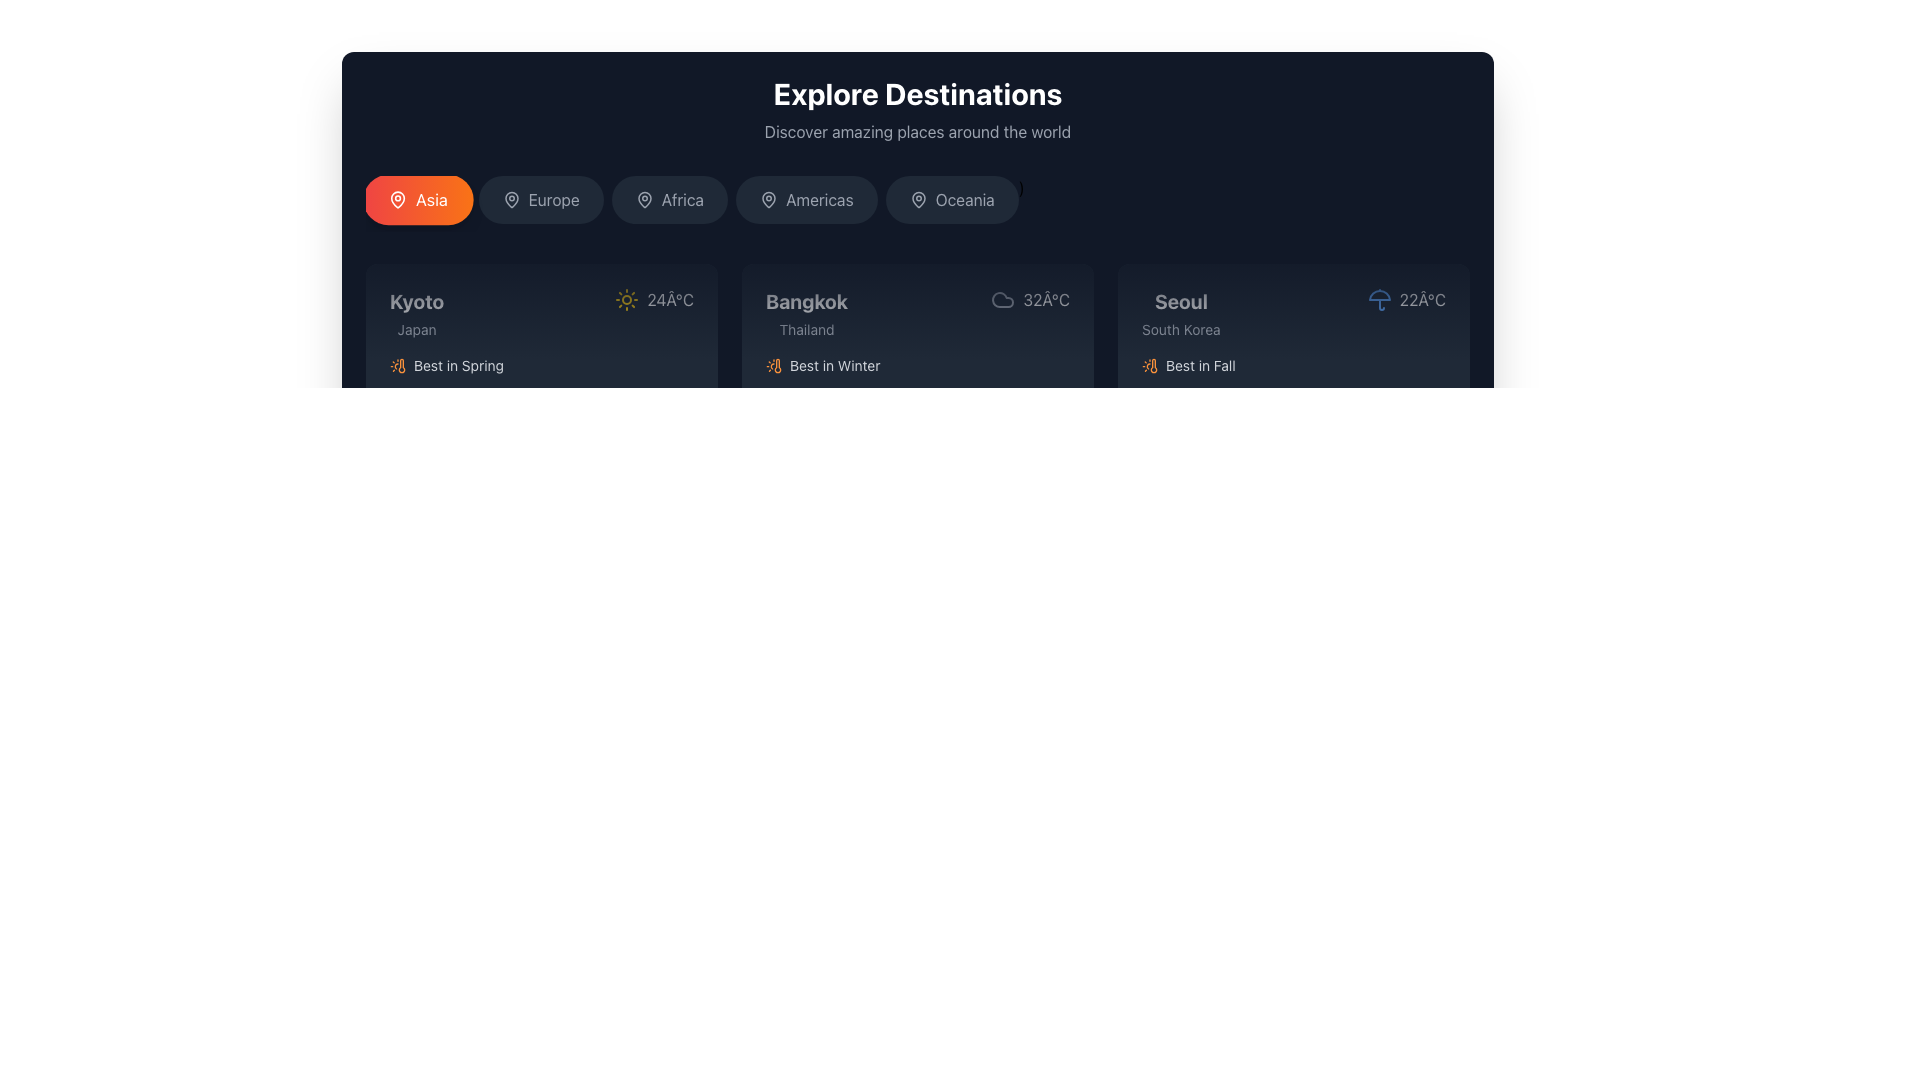 The image size is (1920, 1080). What do you see at coordinates (626, 300) in the screenshot?
I see `the sunny weather icon located to the left of the '24°C' temperature in the weather card` at bounding box center [626, 300].